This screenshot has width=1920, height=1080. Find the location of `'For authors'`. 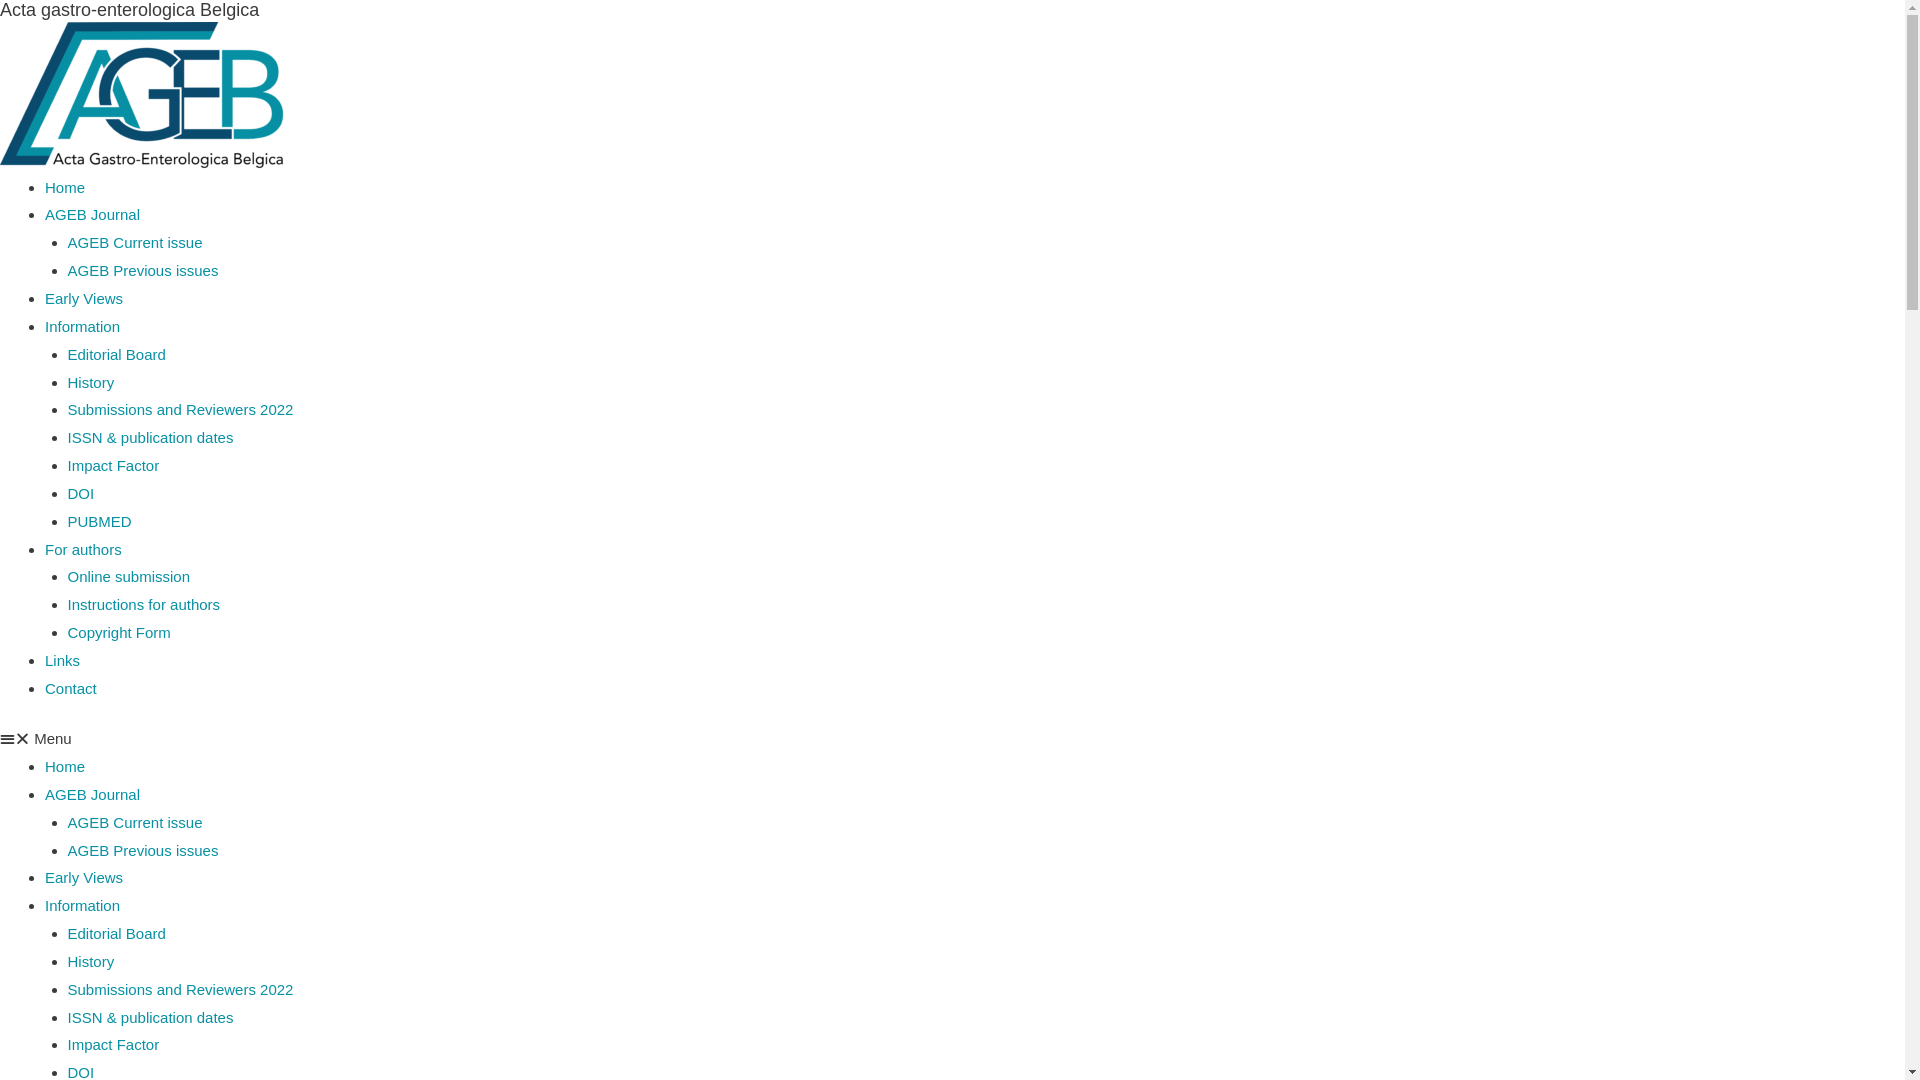

'For authors' is located at coordinates (82, 549).